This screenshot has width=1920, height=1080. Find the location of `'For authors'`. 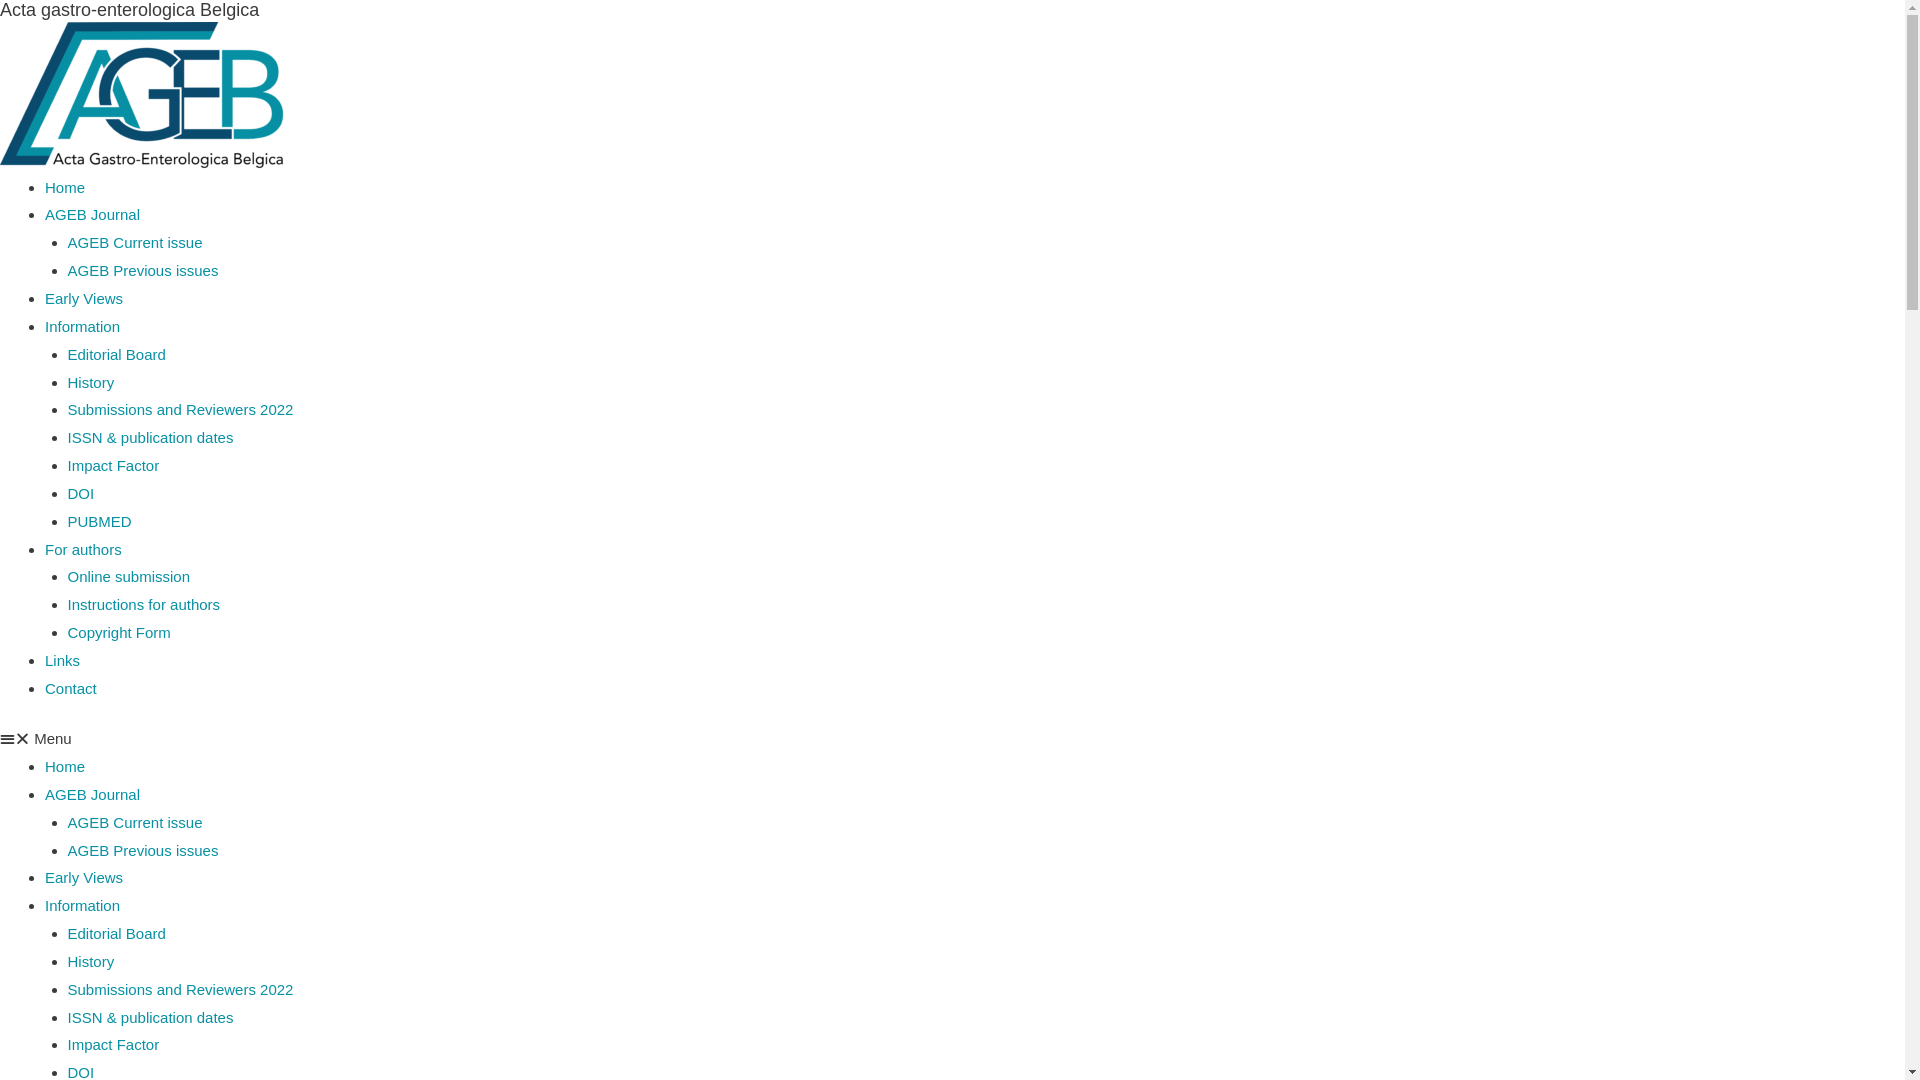

'For authors' is located at coordinates (82, 549).